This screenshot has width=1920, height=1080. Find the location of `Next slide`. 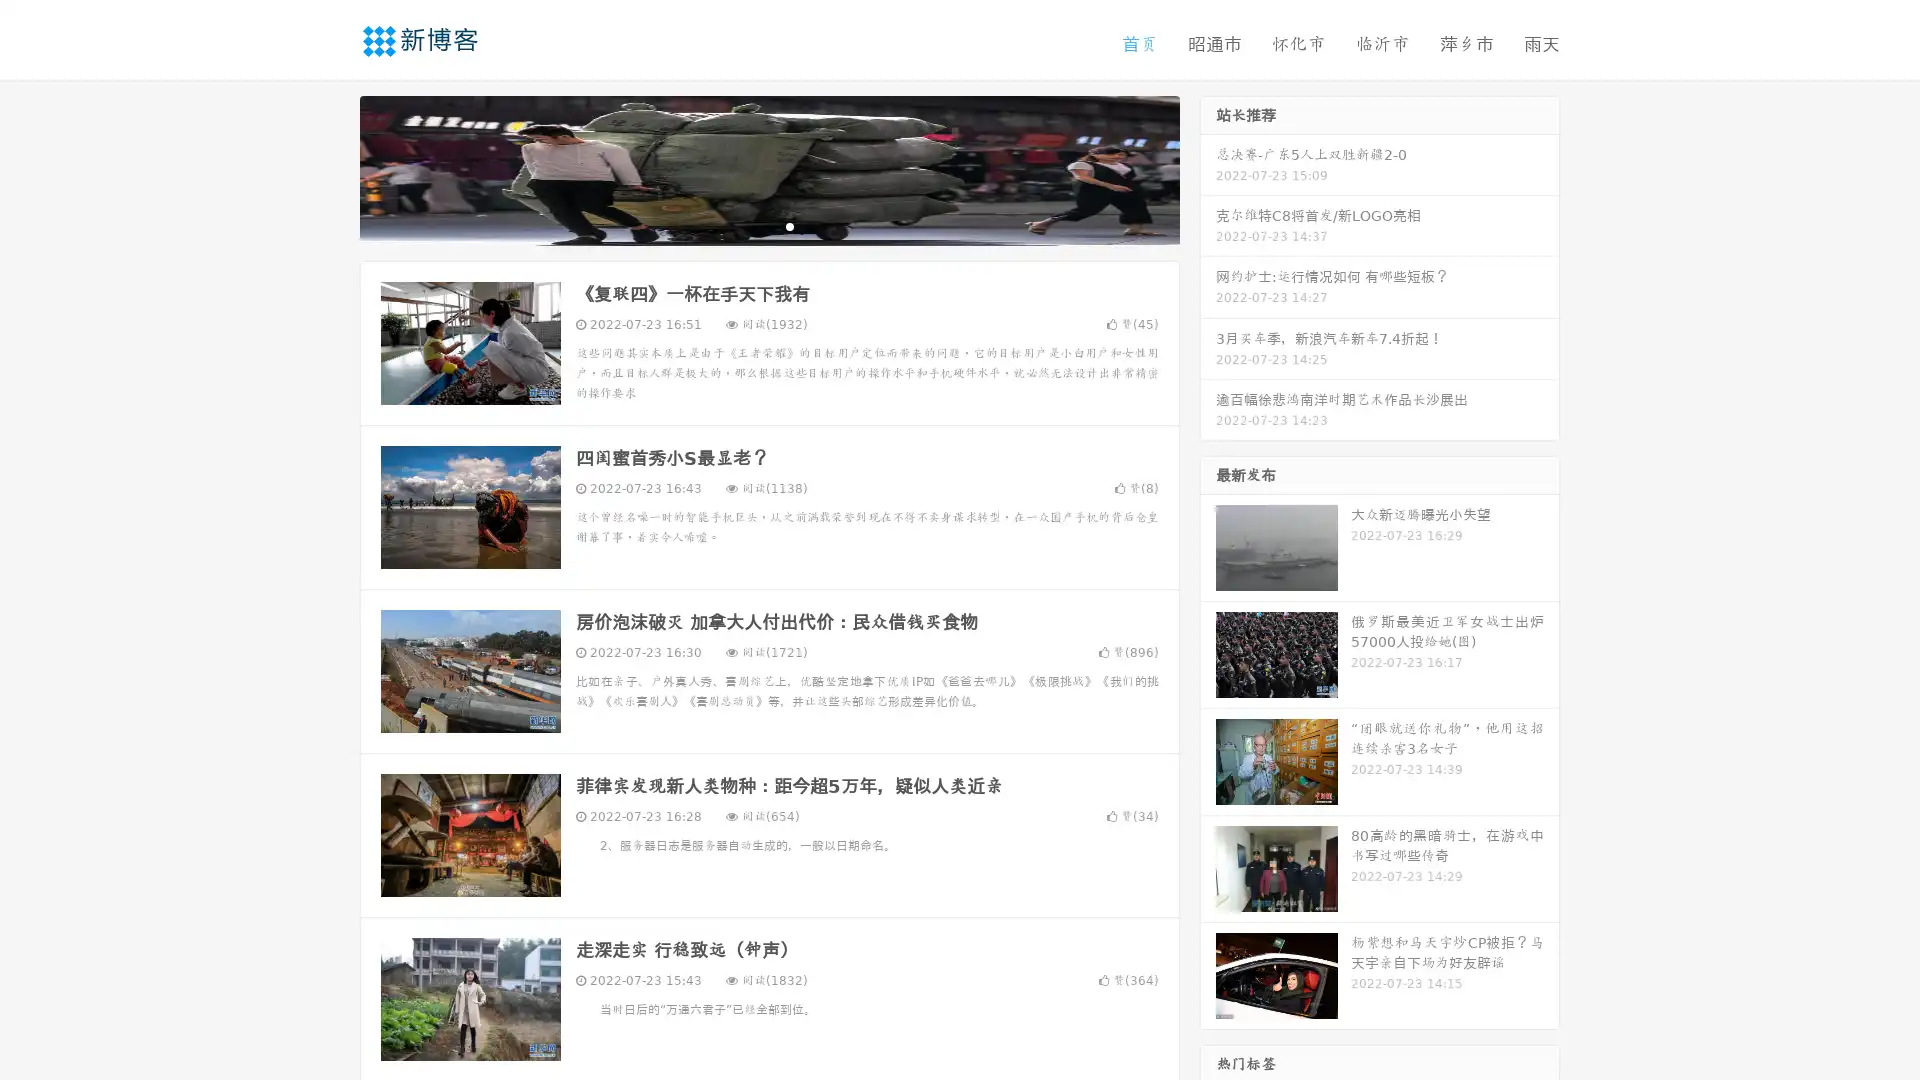

Next slide is located at coordinates (1208, 168).